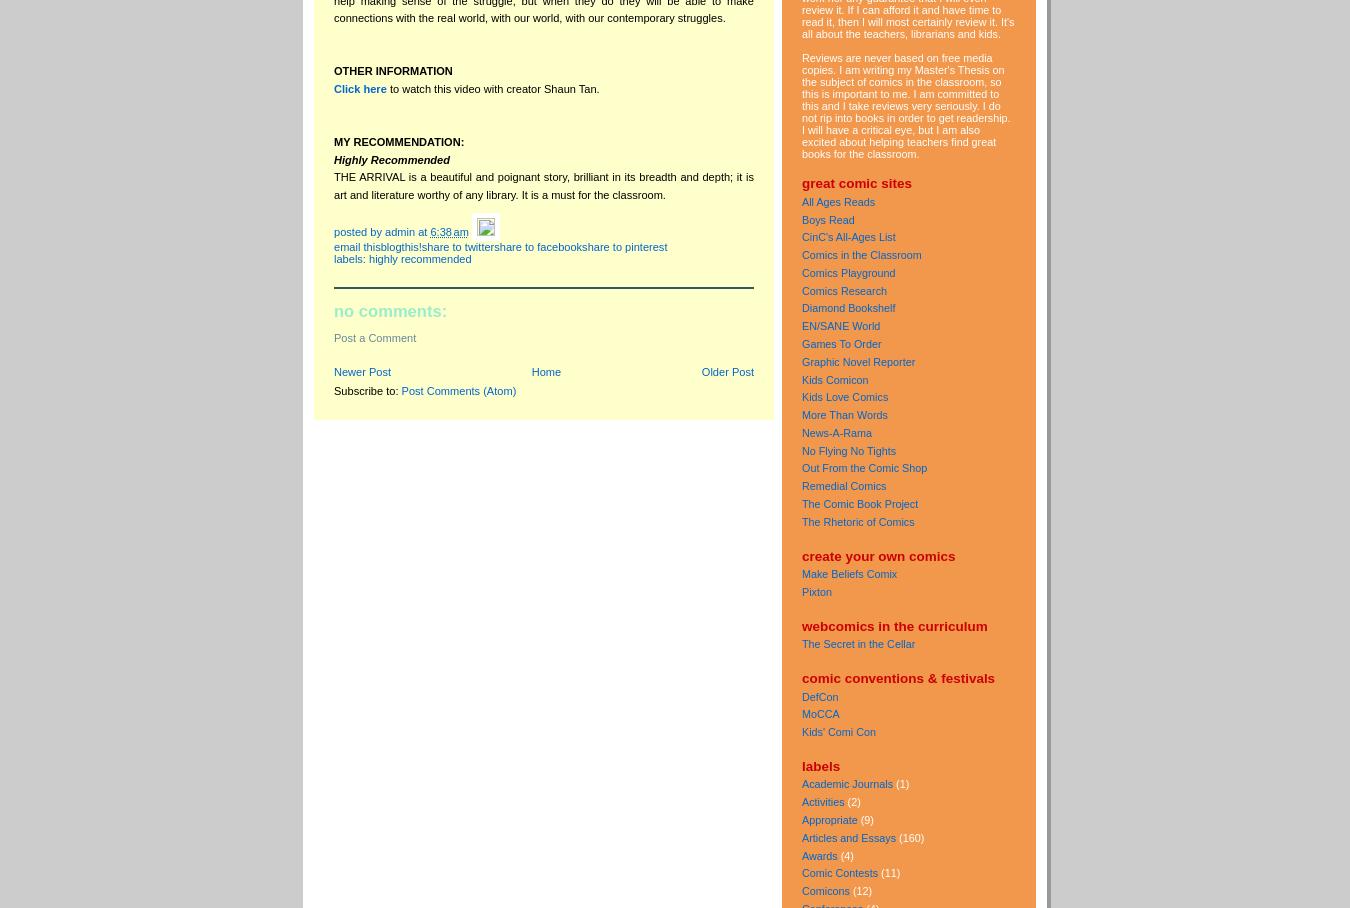  Describe the element at coordinates (456, 244) in the screenshot. I see `'Share to Twitter'` at that location.